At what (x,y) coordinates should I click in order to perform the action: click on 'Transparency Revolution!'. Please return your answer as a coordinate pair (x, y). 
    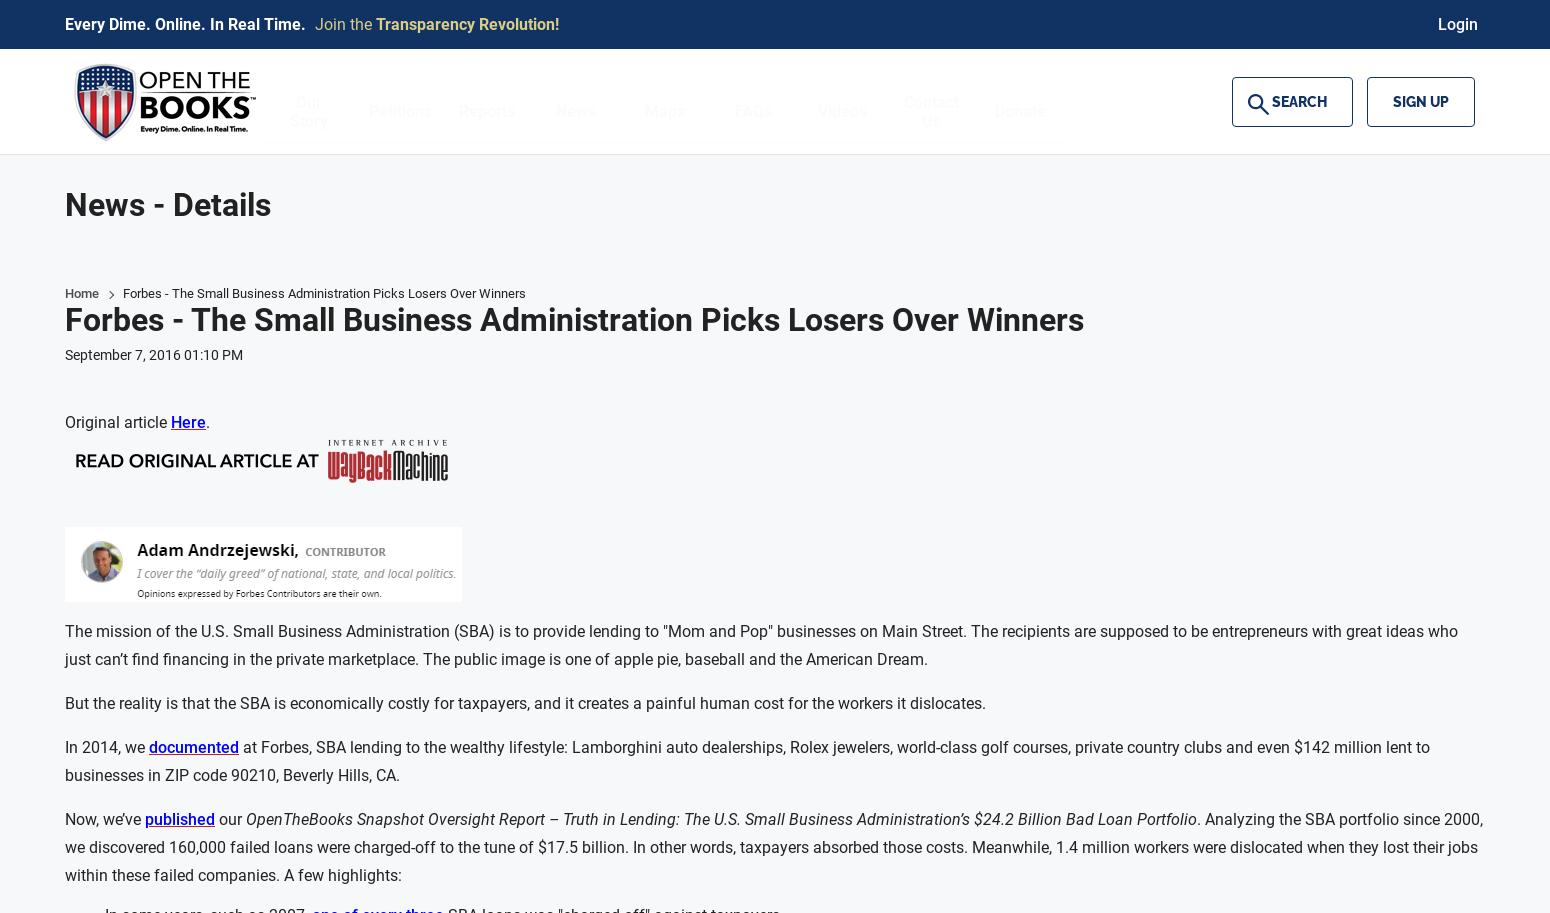
    Looking at the image, I should click on (466, 24).